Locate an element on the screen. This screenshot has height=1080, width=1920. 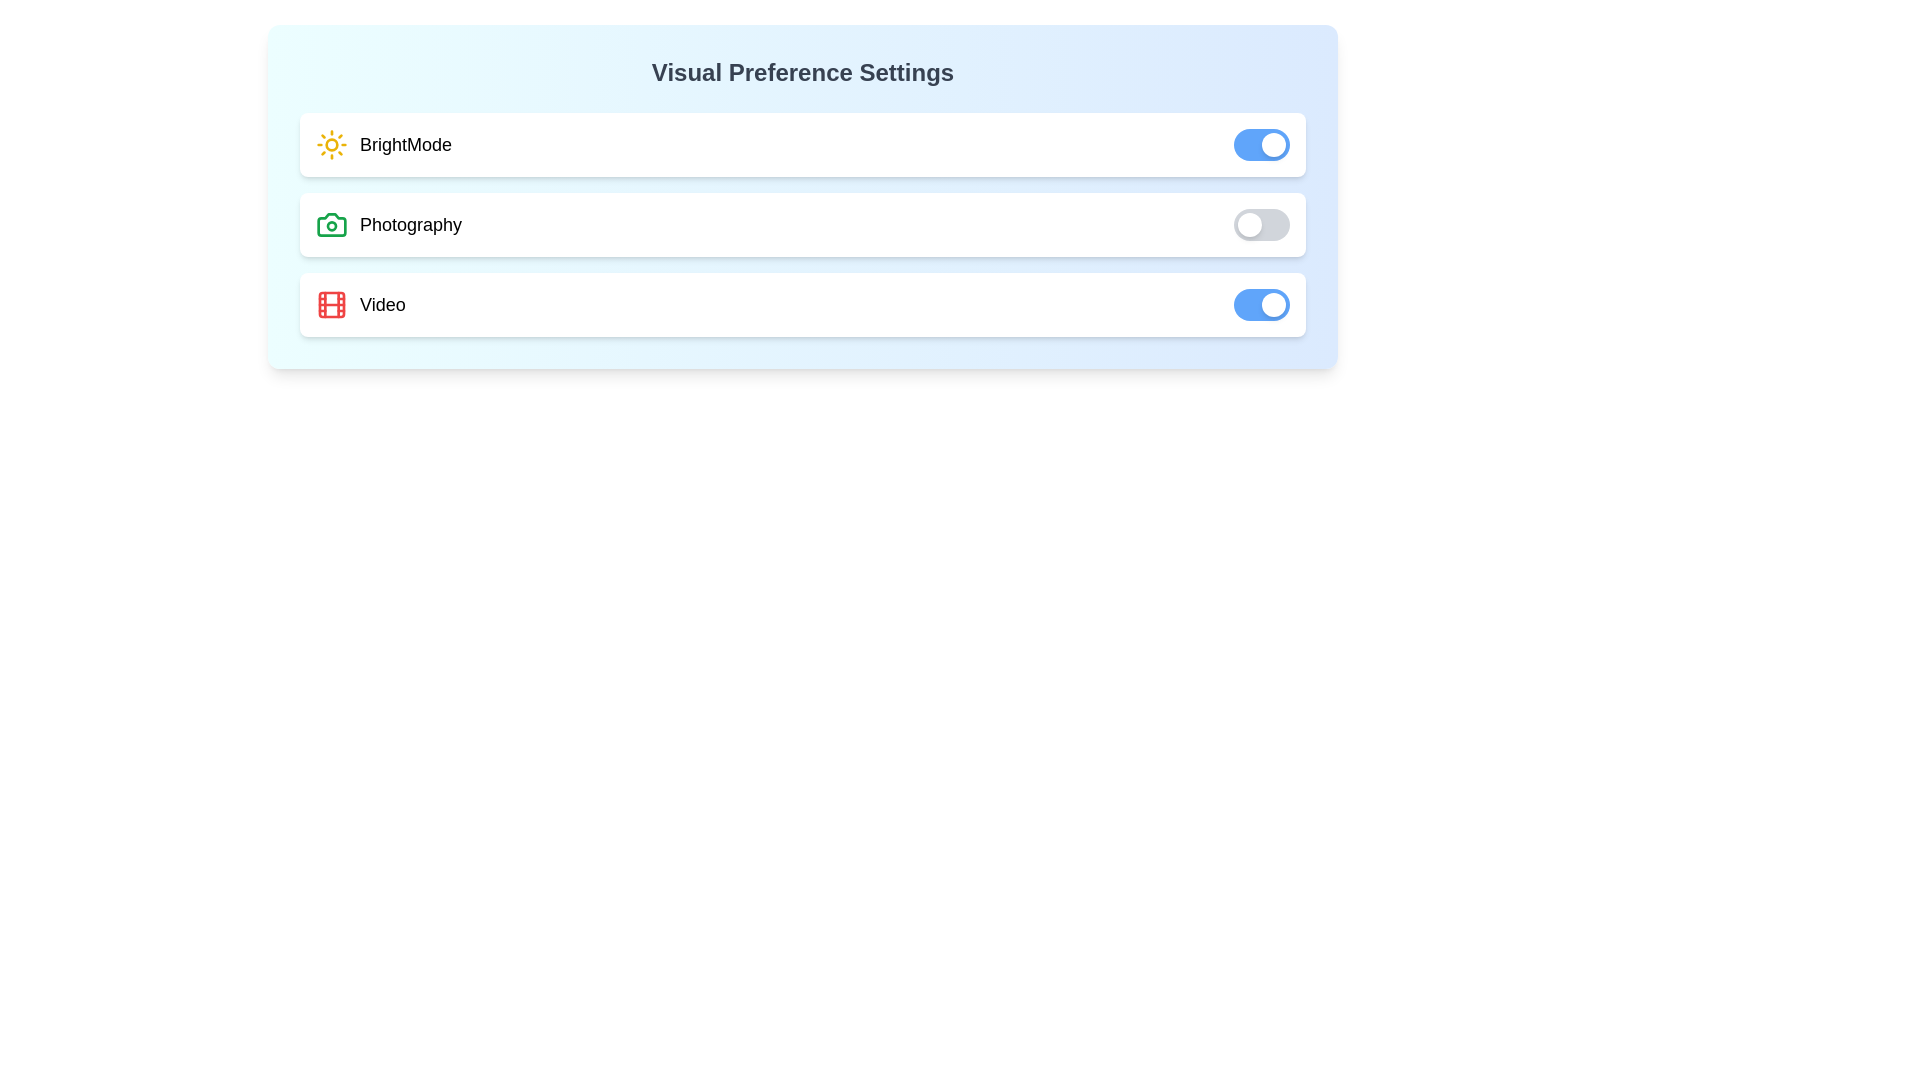
the toggle switch for 'Video' preference to change its state is located at coordinates (1261, 304).